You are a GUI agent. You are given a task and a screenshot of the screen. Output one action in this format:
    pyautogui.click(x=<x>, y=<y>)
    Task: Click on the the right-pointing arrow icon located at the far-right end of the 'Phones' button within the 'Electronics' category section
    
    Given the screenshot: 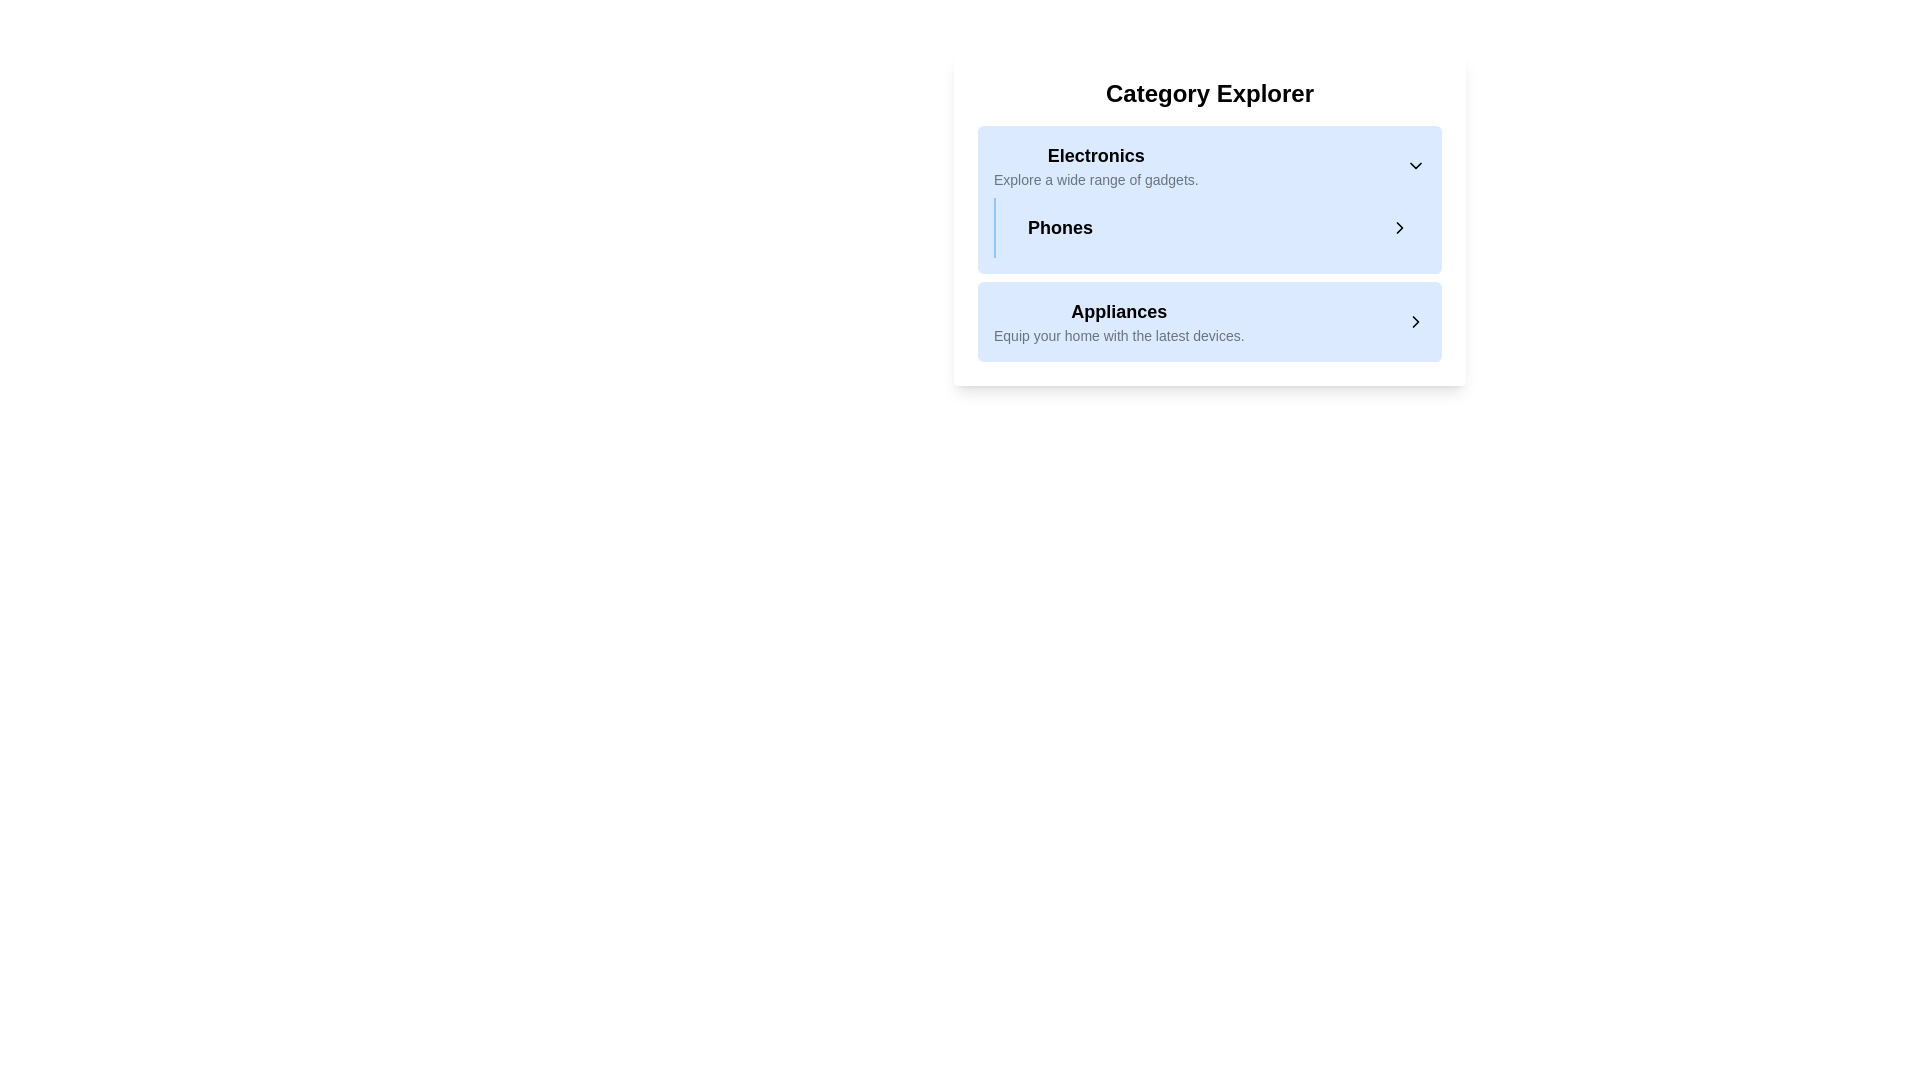 What is the action you would take?
    pyautogui.click(x=1399, y=226)
    